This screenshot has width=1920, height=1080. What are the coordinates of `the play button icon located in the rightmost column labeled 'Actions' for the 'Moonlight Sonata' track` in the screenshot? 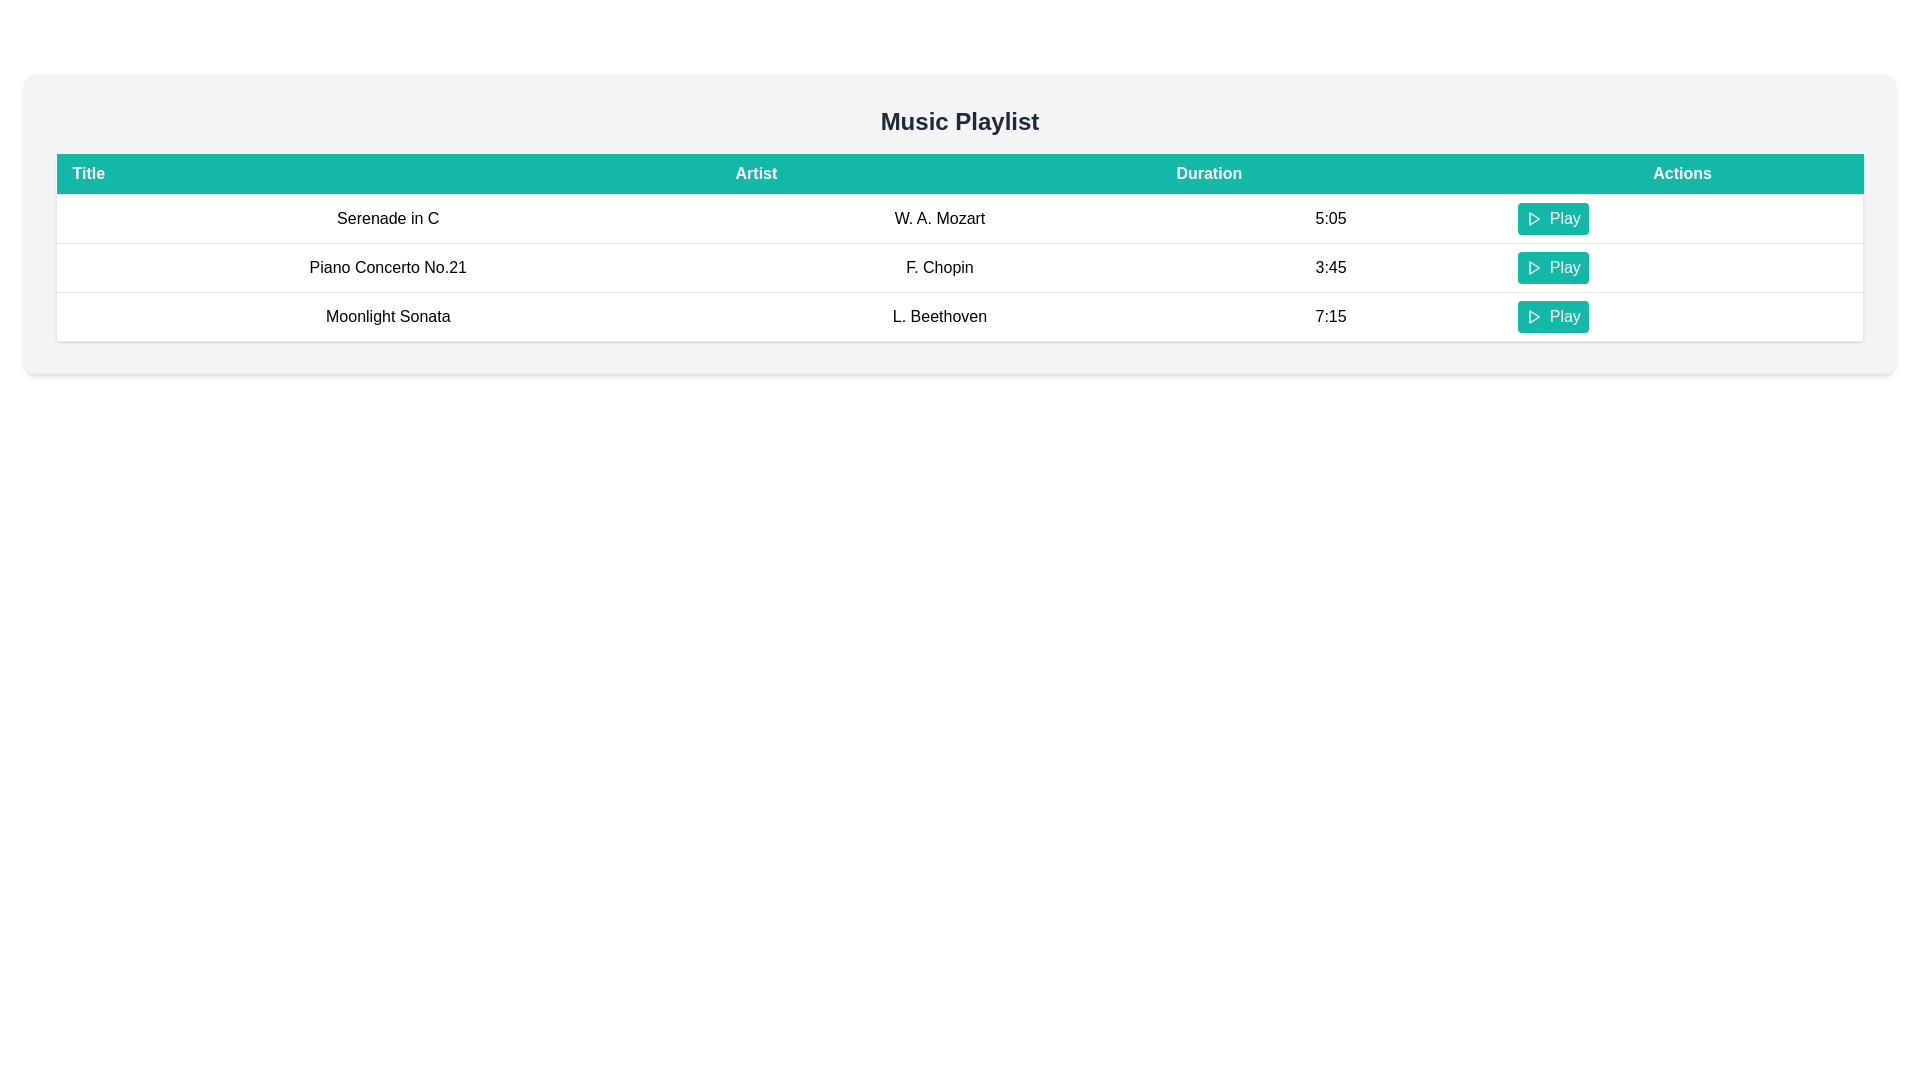 It's located at (1533, 315).